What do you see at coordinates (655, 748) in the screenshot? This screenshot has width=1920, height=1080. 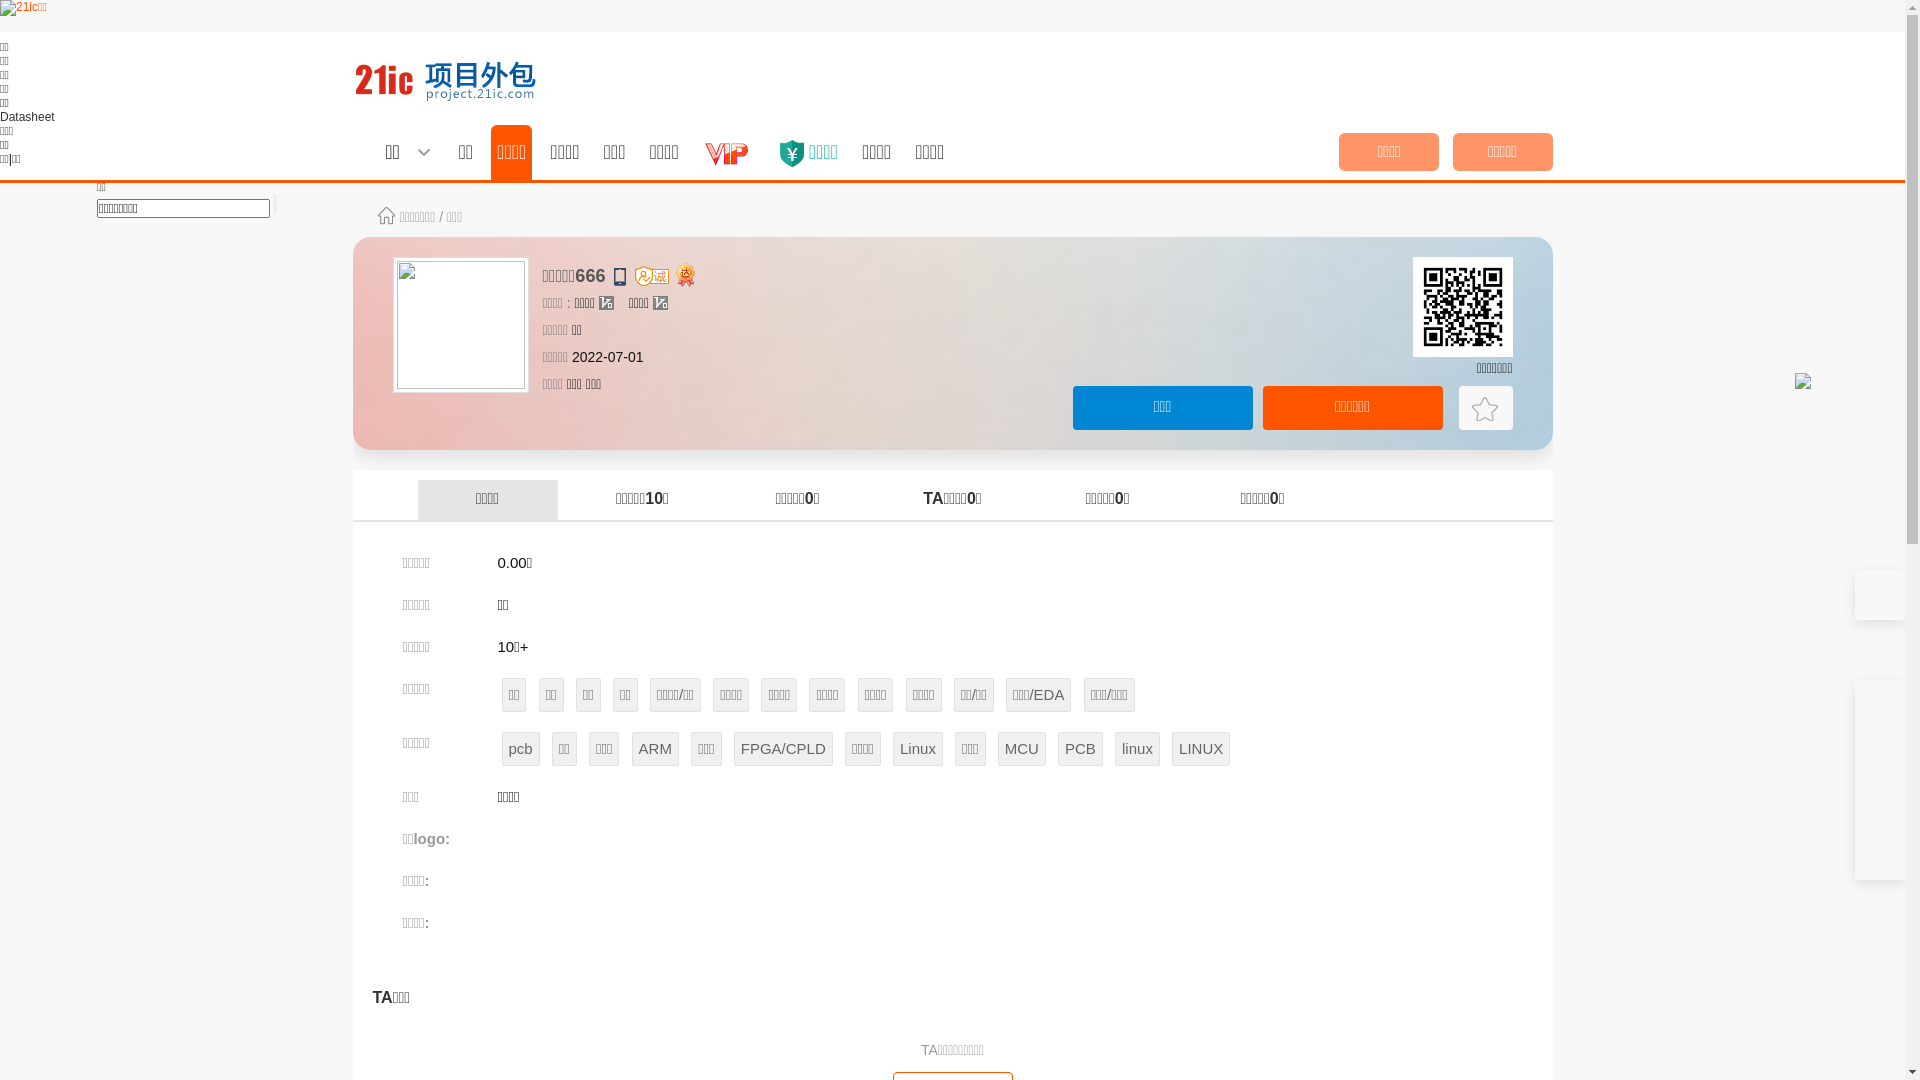 I see `'ARM'` at bounding box center [655, 748].